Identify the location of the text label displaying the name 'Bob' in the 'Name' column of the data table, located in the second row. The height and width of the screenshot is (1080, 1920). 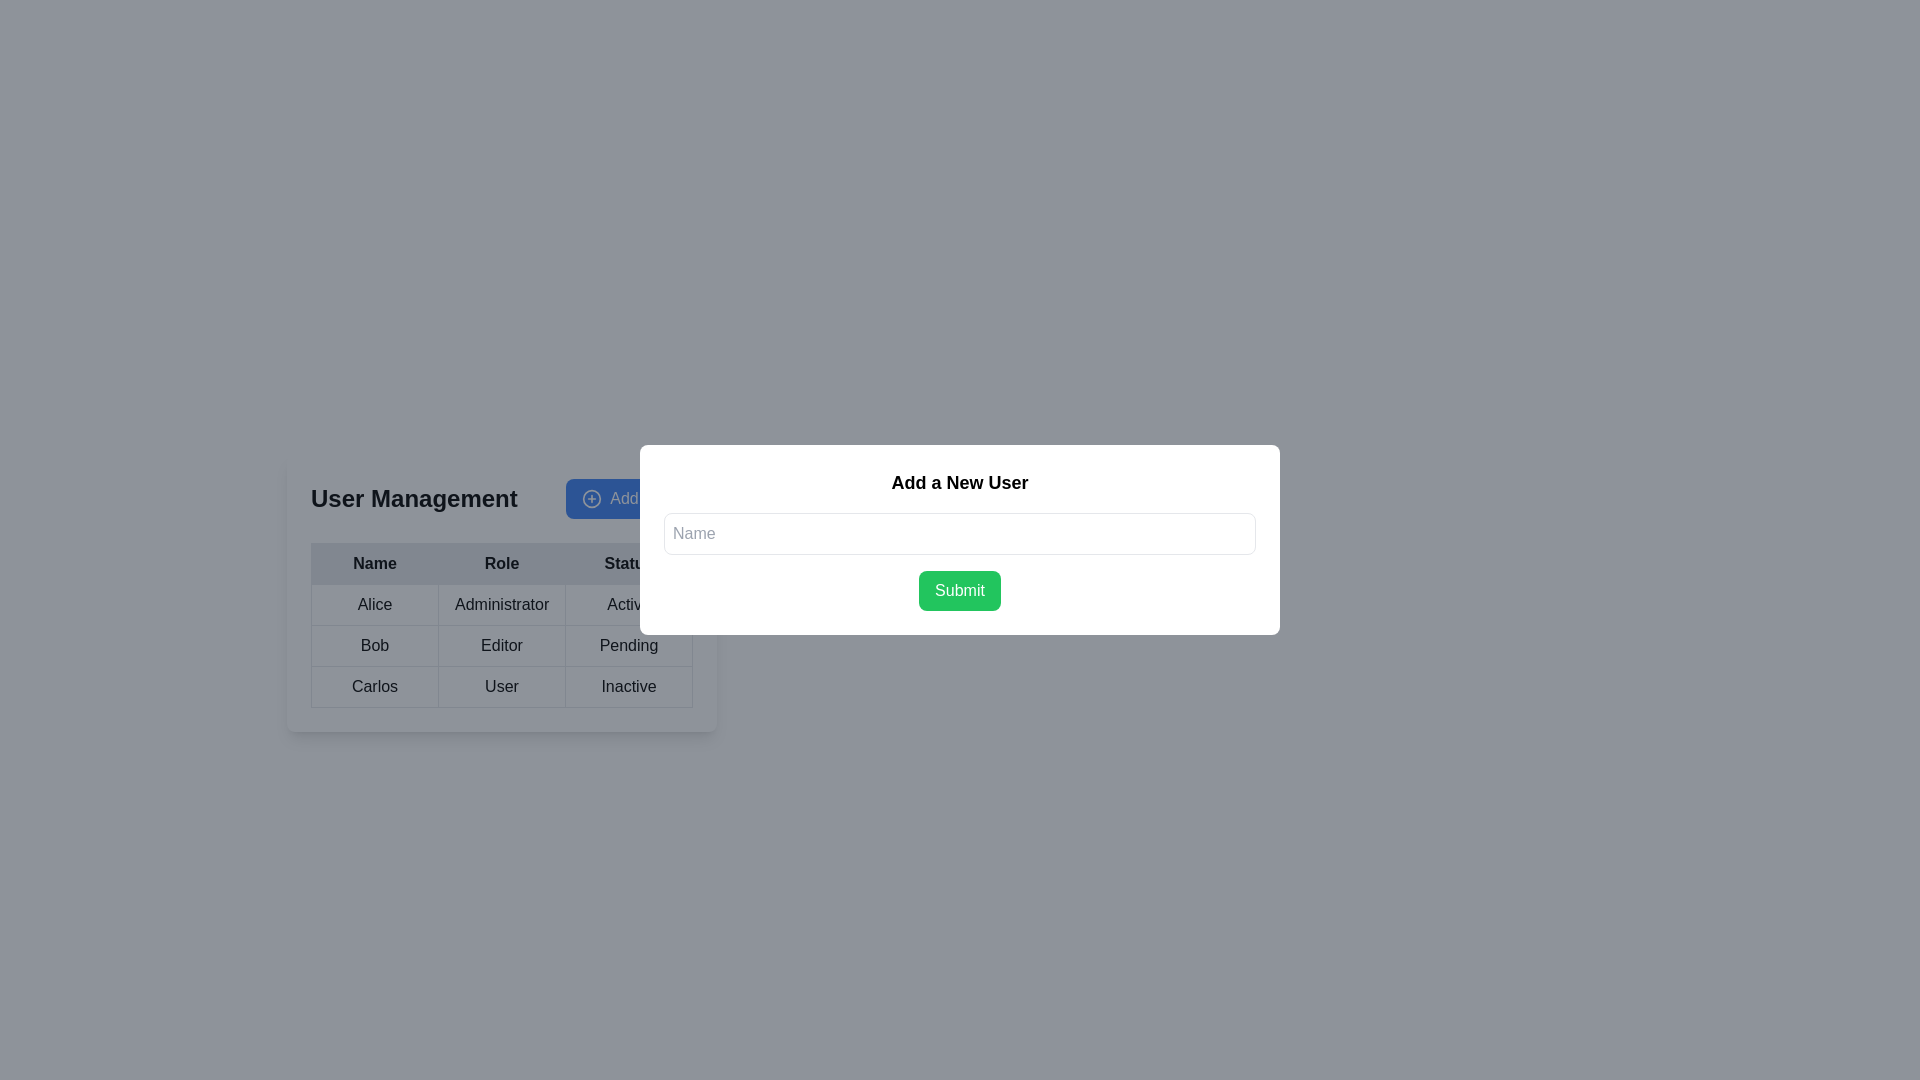
(374, 645).